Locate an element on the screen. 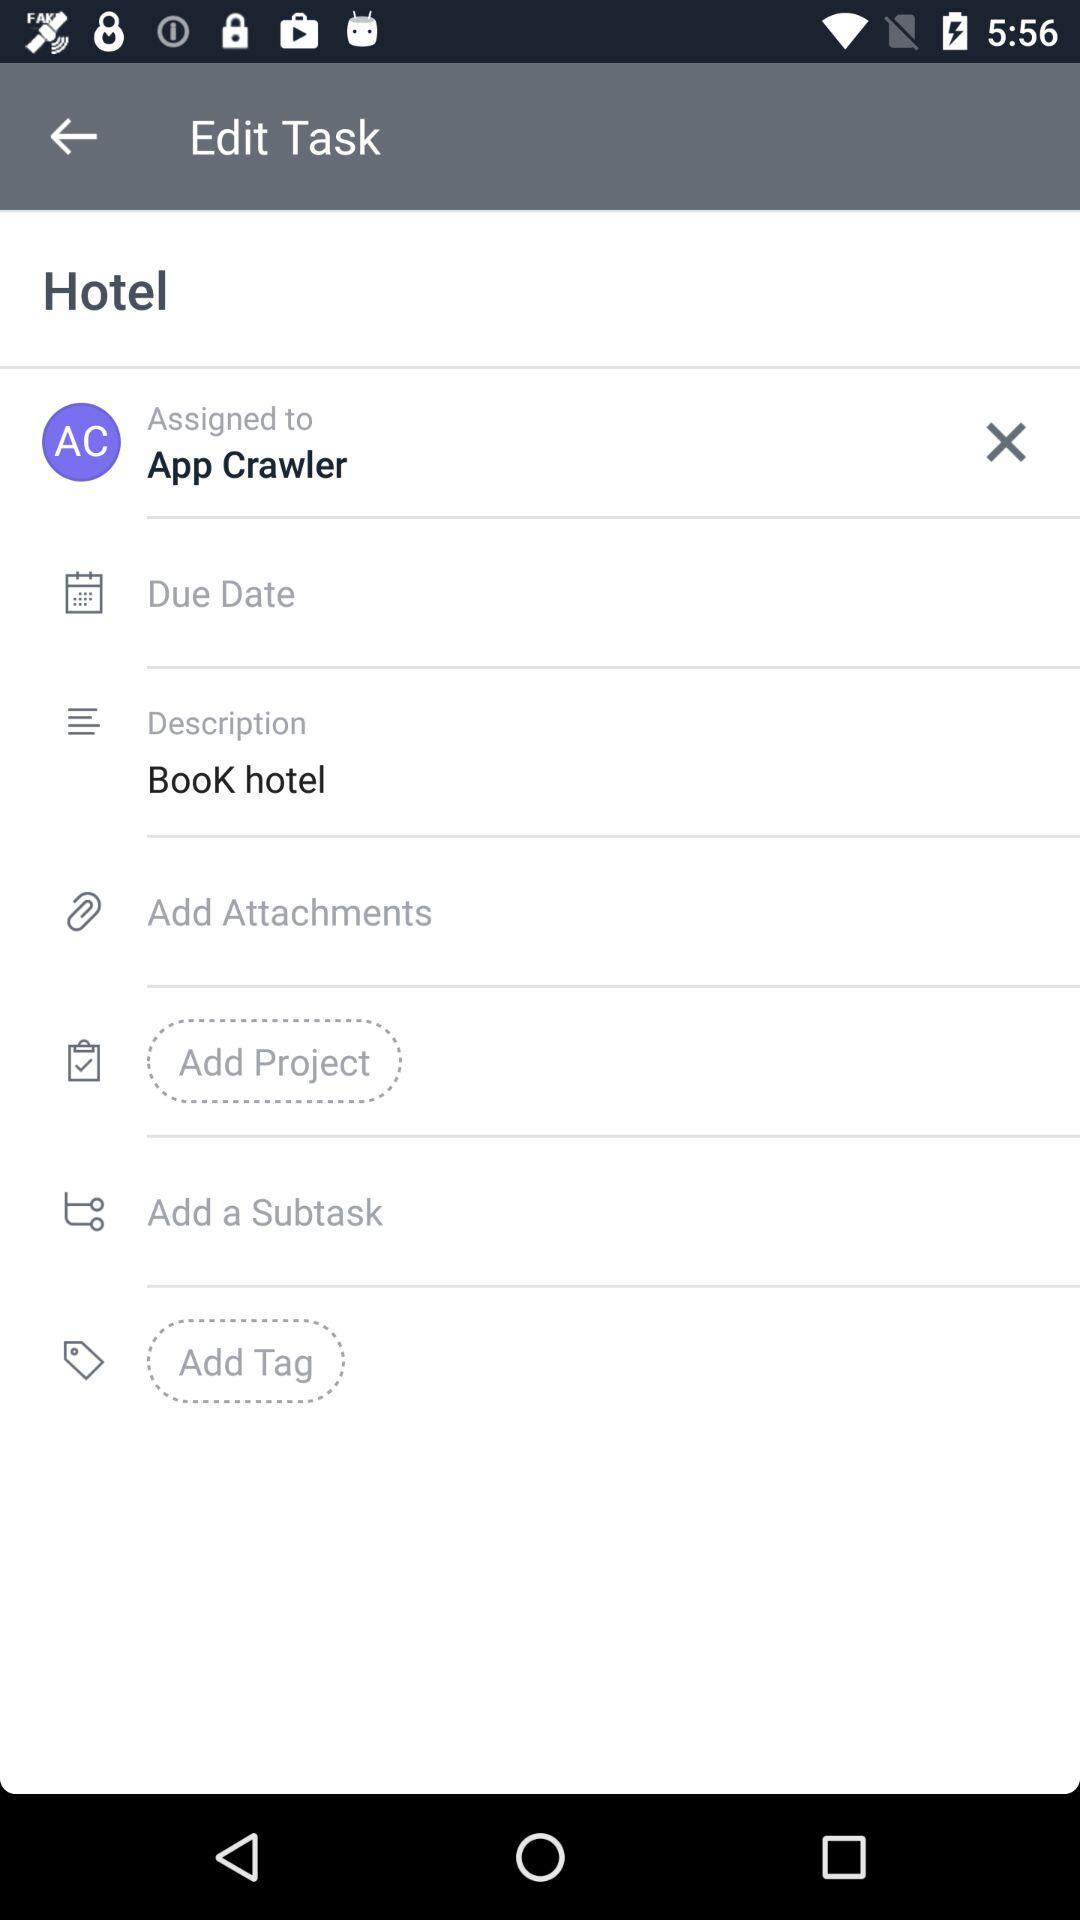  icon below description is located at coordinates (612, 777).